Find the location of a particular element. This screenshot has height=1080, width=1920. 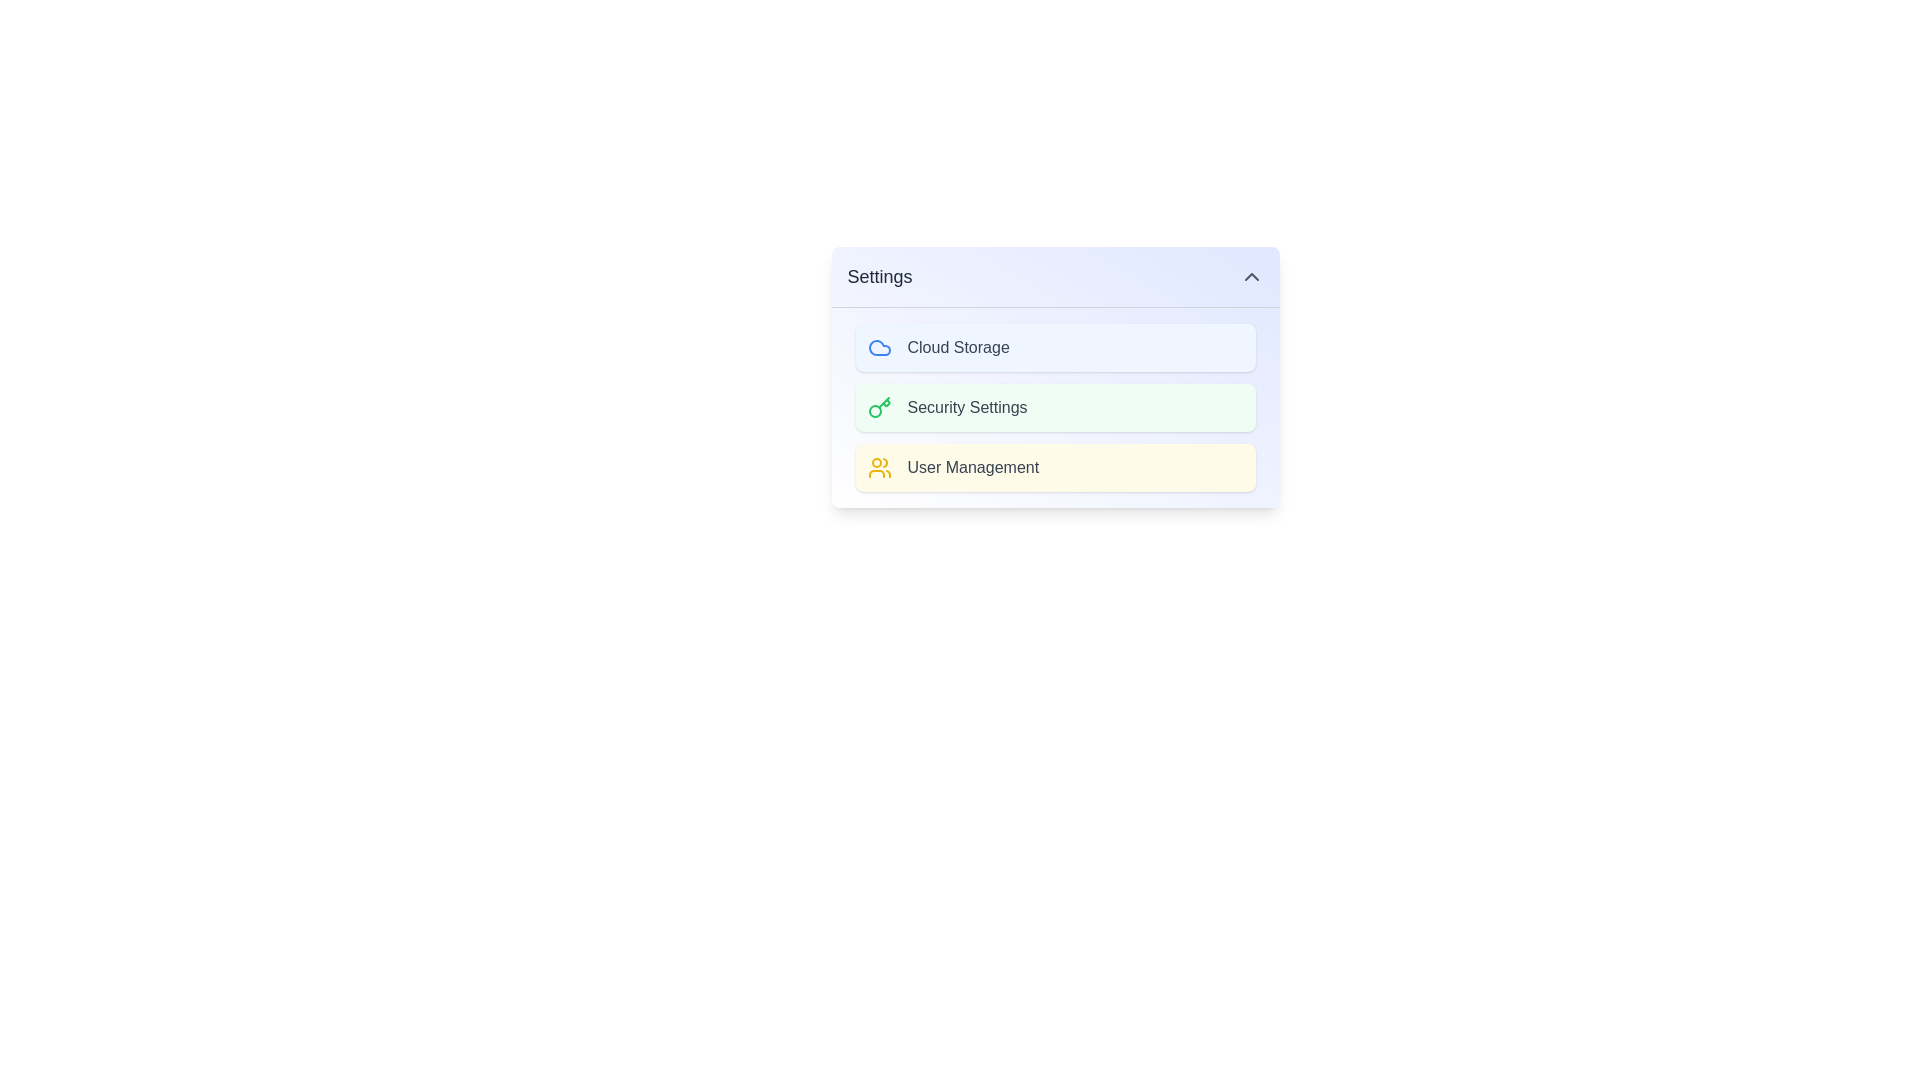

the 'Security Settings' label, which is the second item in a vertically stacked list is located at coordinates (967, 407).